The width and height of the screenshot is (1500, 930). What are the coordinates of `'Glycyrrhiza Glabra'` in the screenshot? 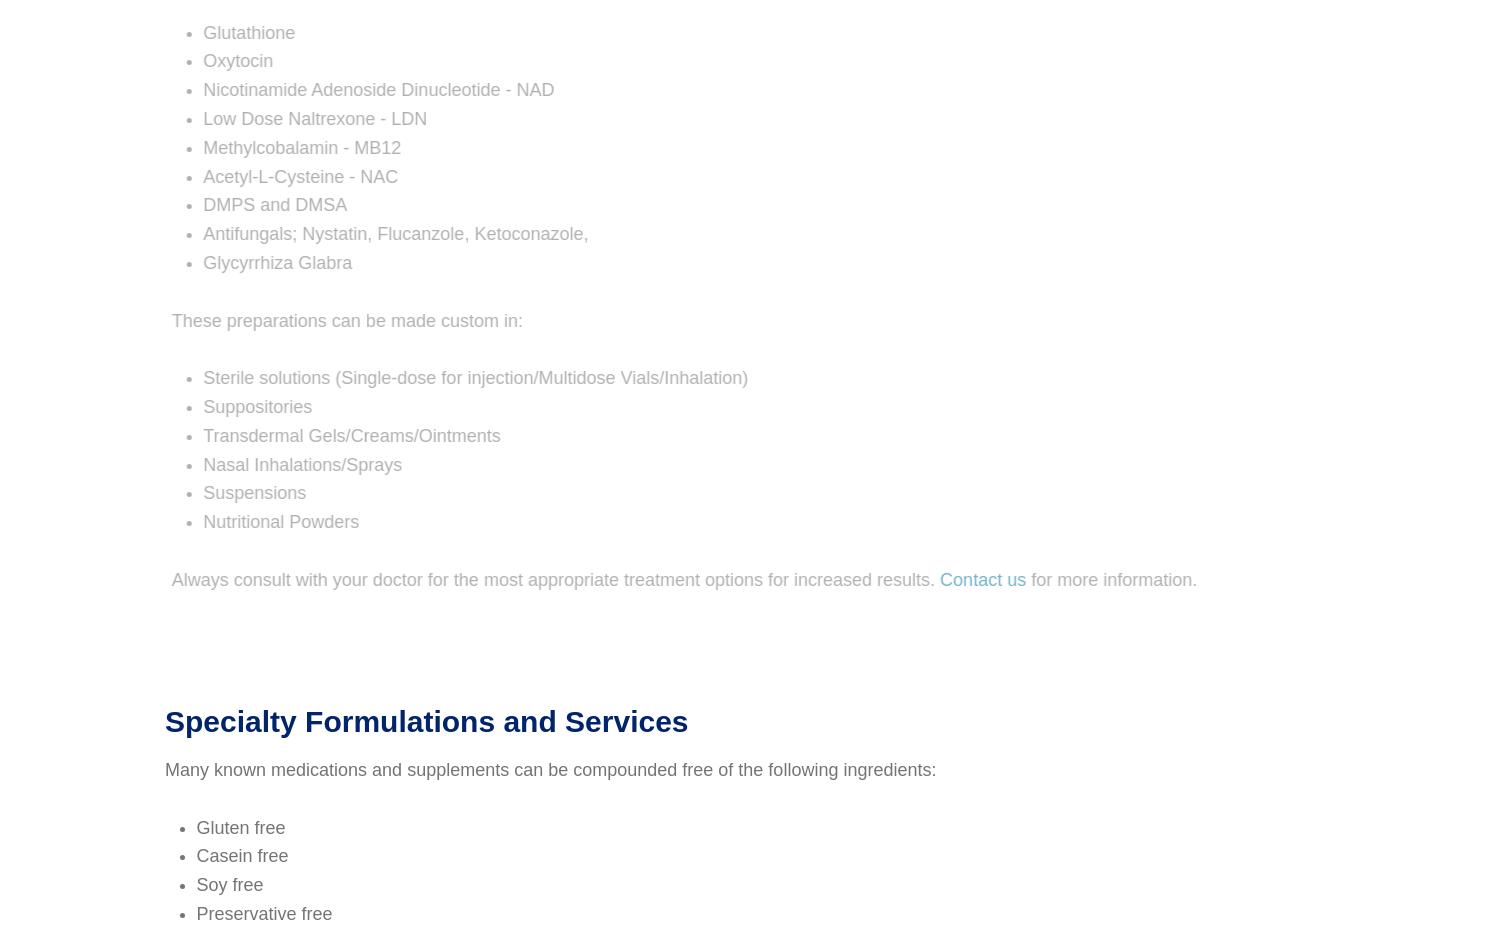 It's located at (181, 263).